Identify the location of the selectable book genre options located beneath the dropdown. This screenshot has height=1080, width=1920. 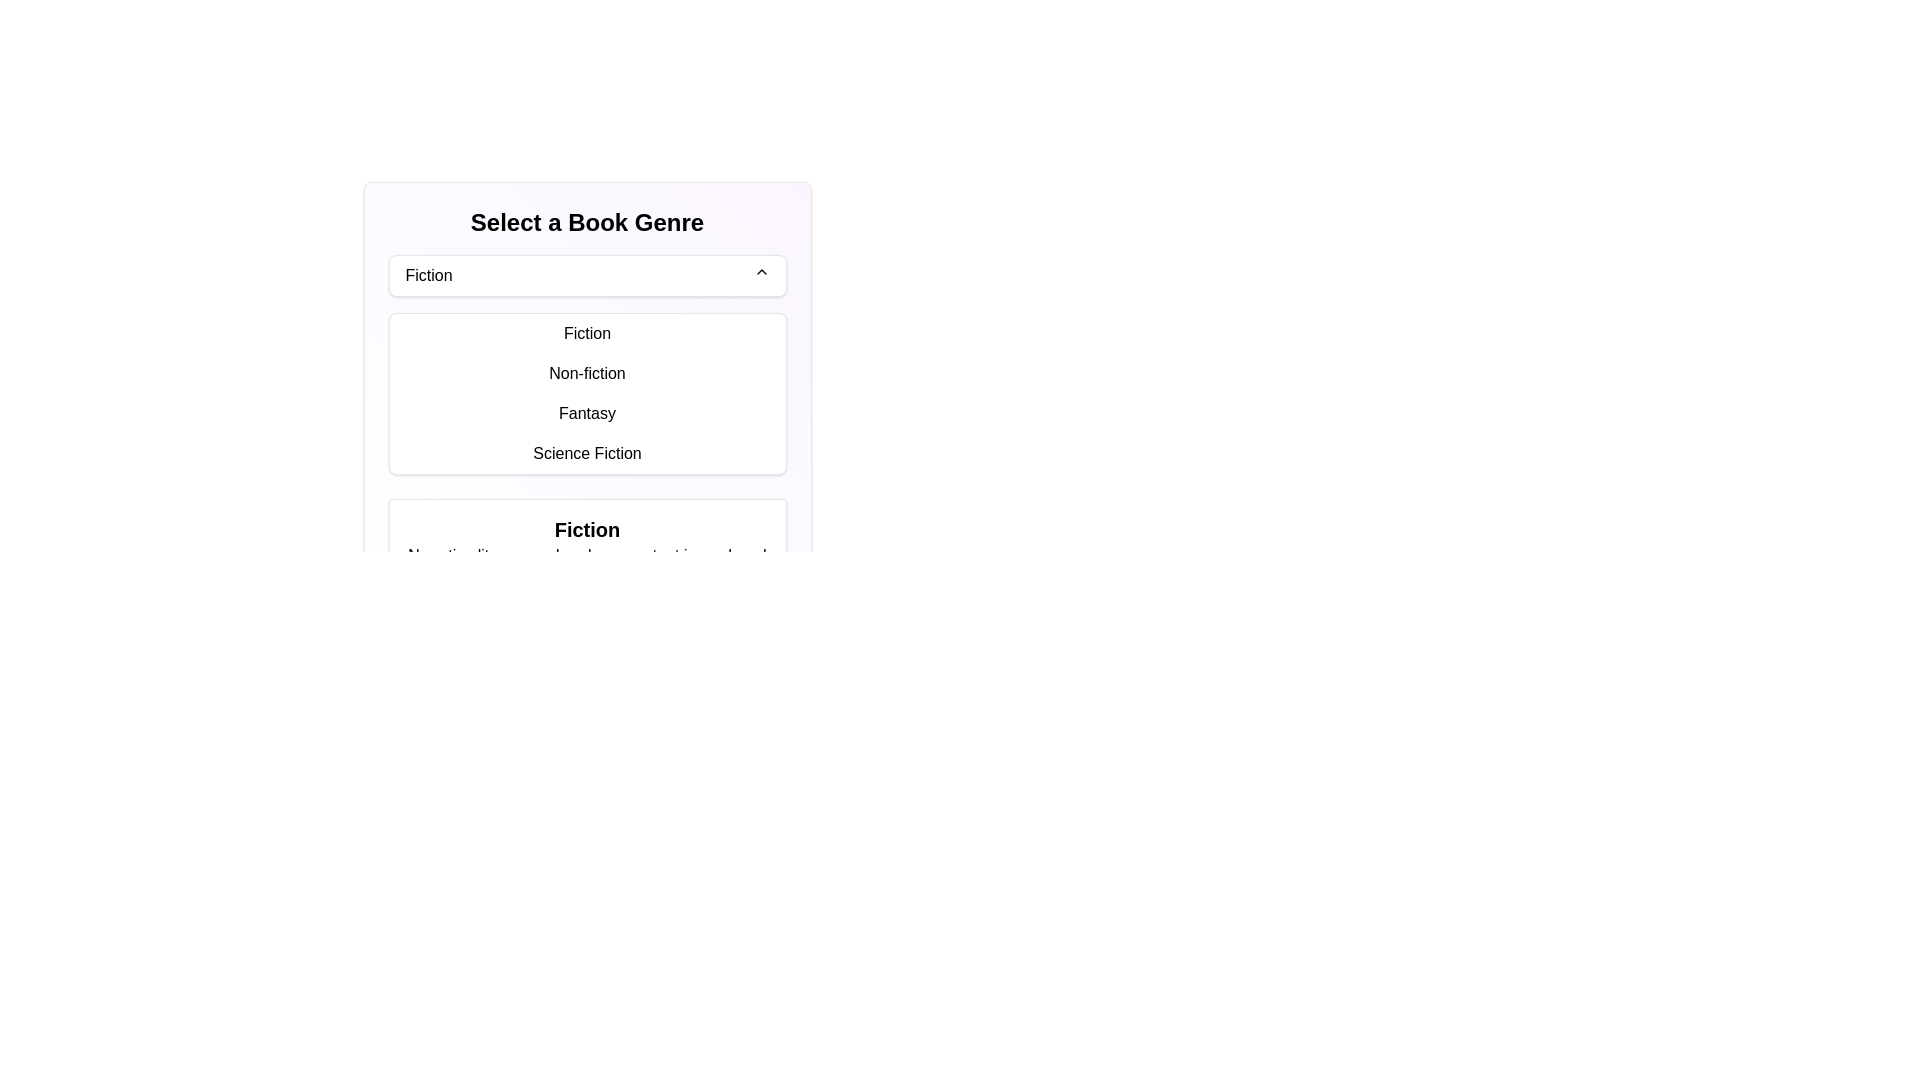
(586, 393).